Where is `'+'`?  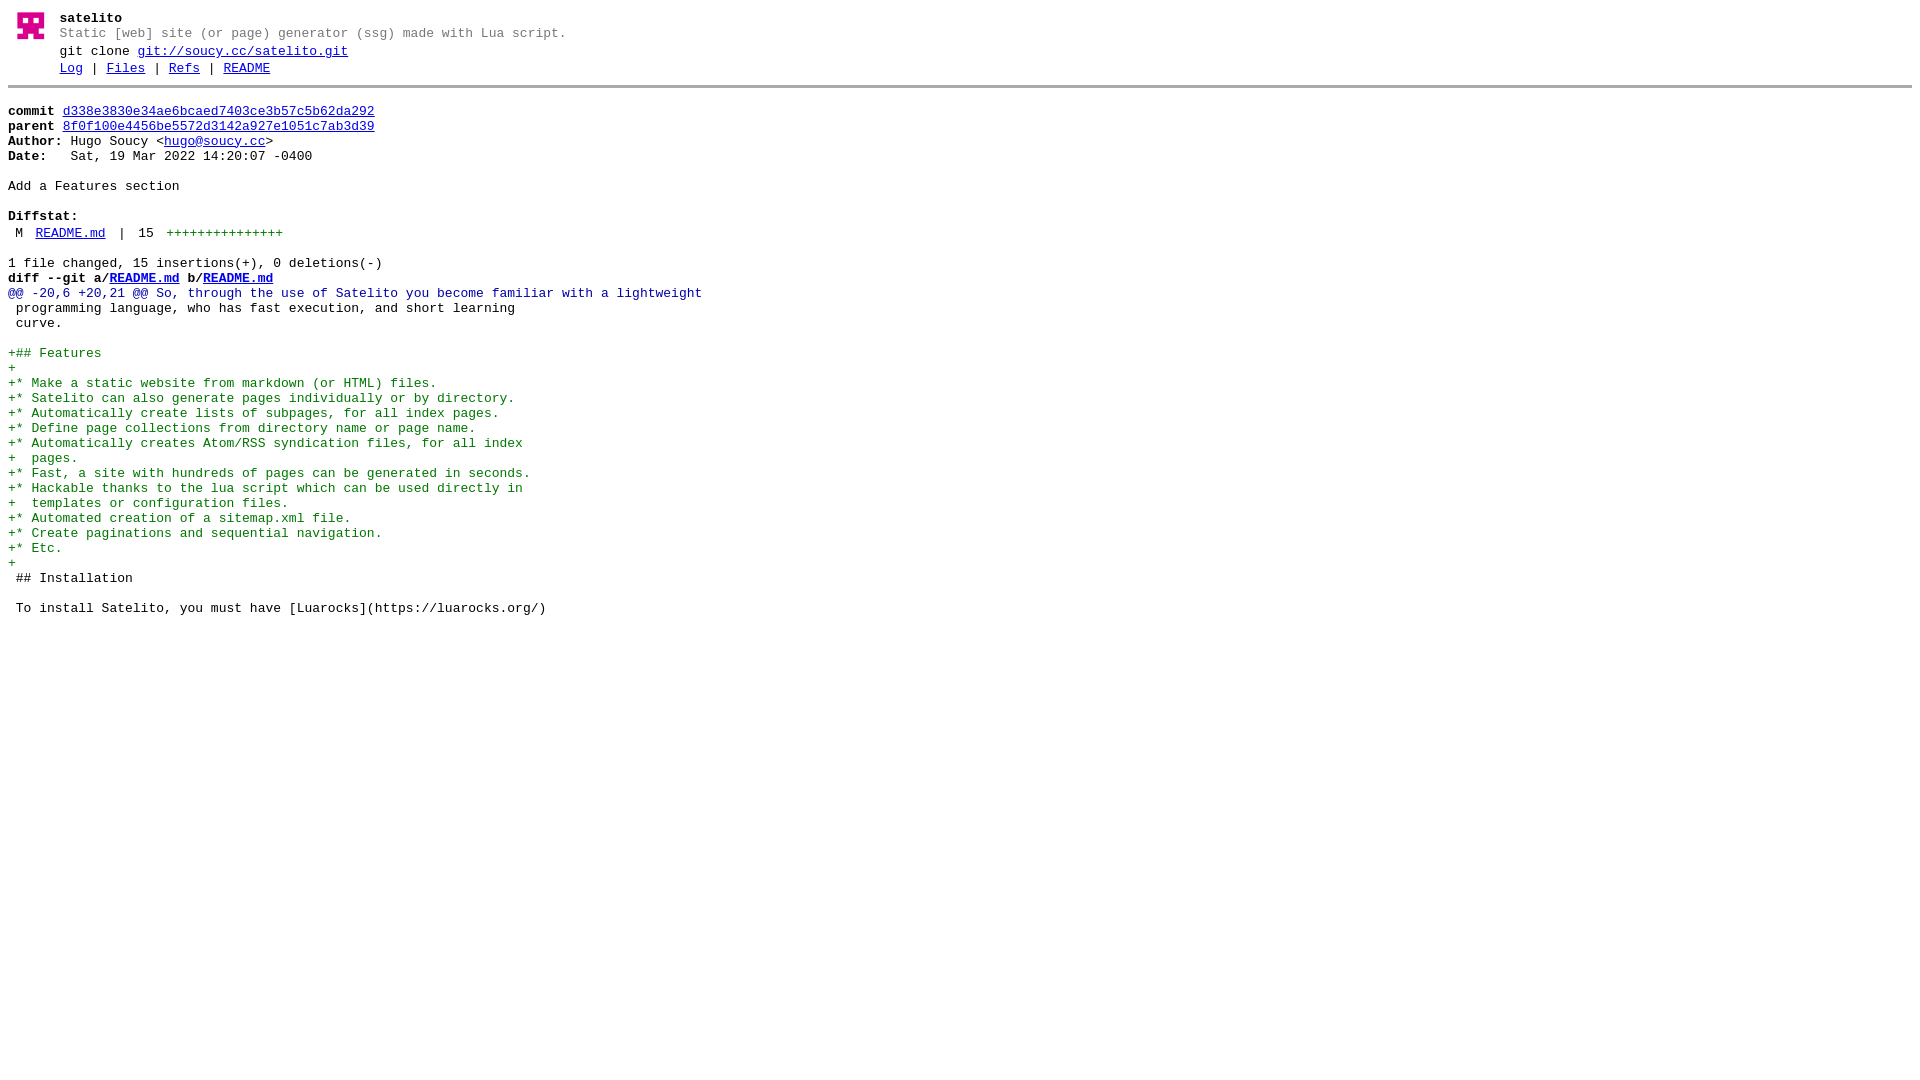 '+' is located at coordinates (12, 367).